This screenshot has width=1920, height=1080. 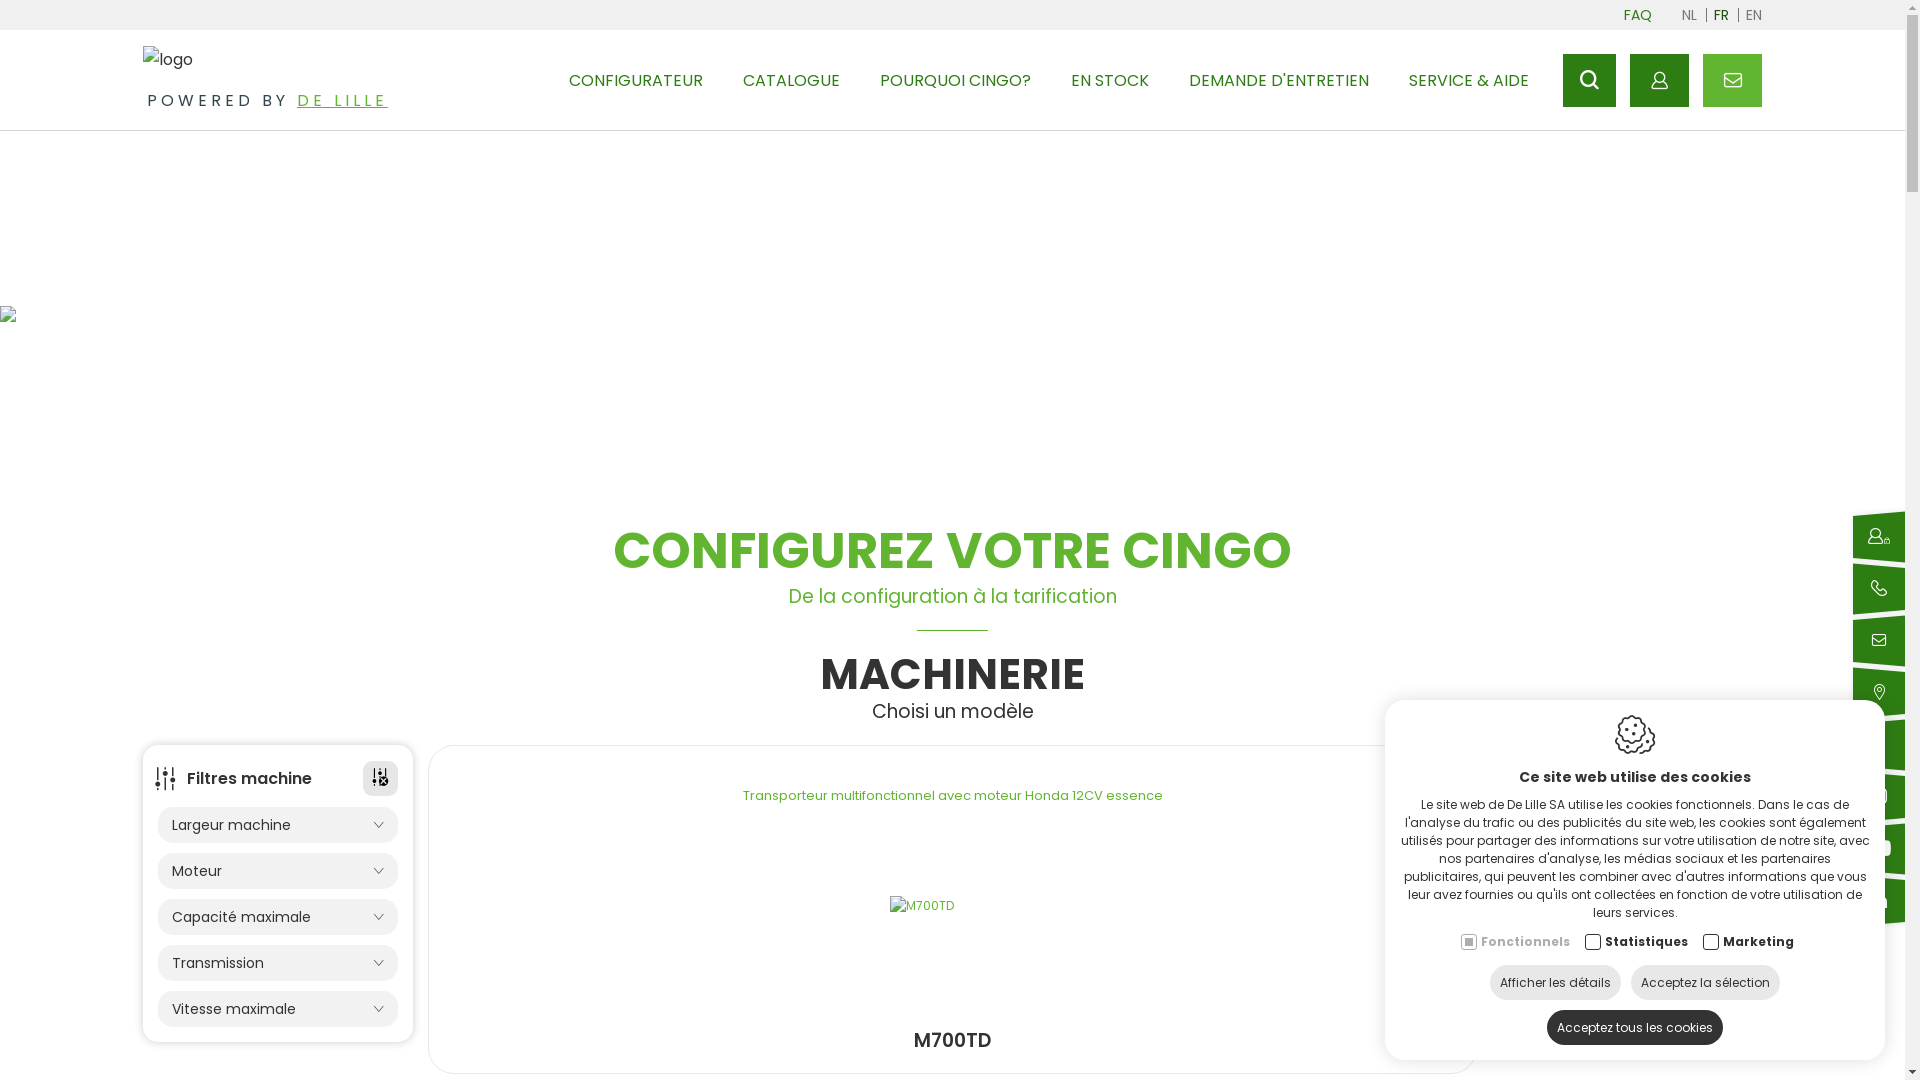 I want to click on 'CONFIGURATEUR', so click(x=634, y=79).